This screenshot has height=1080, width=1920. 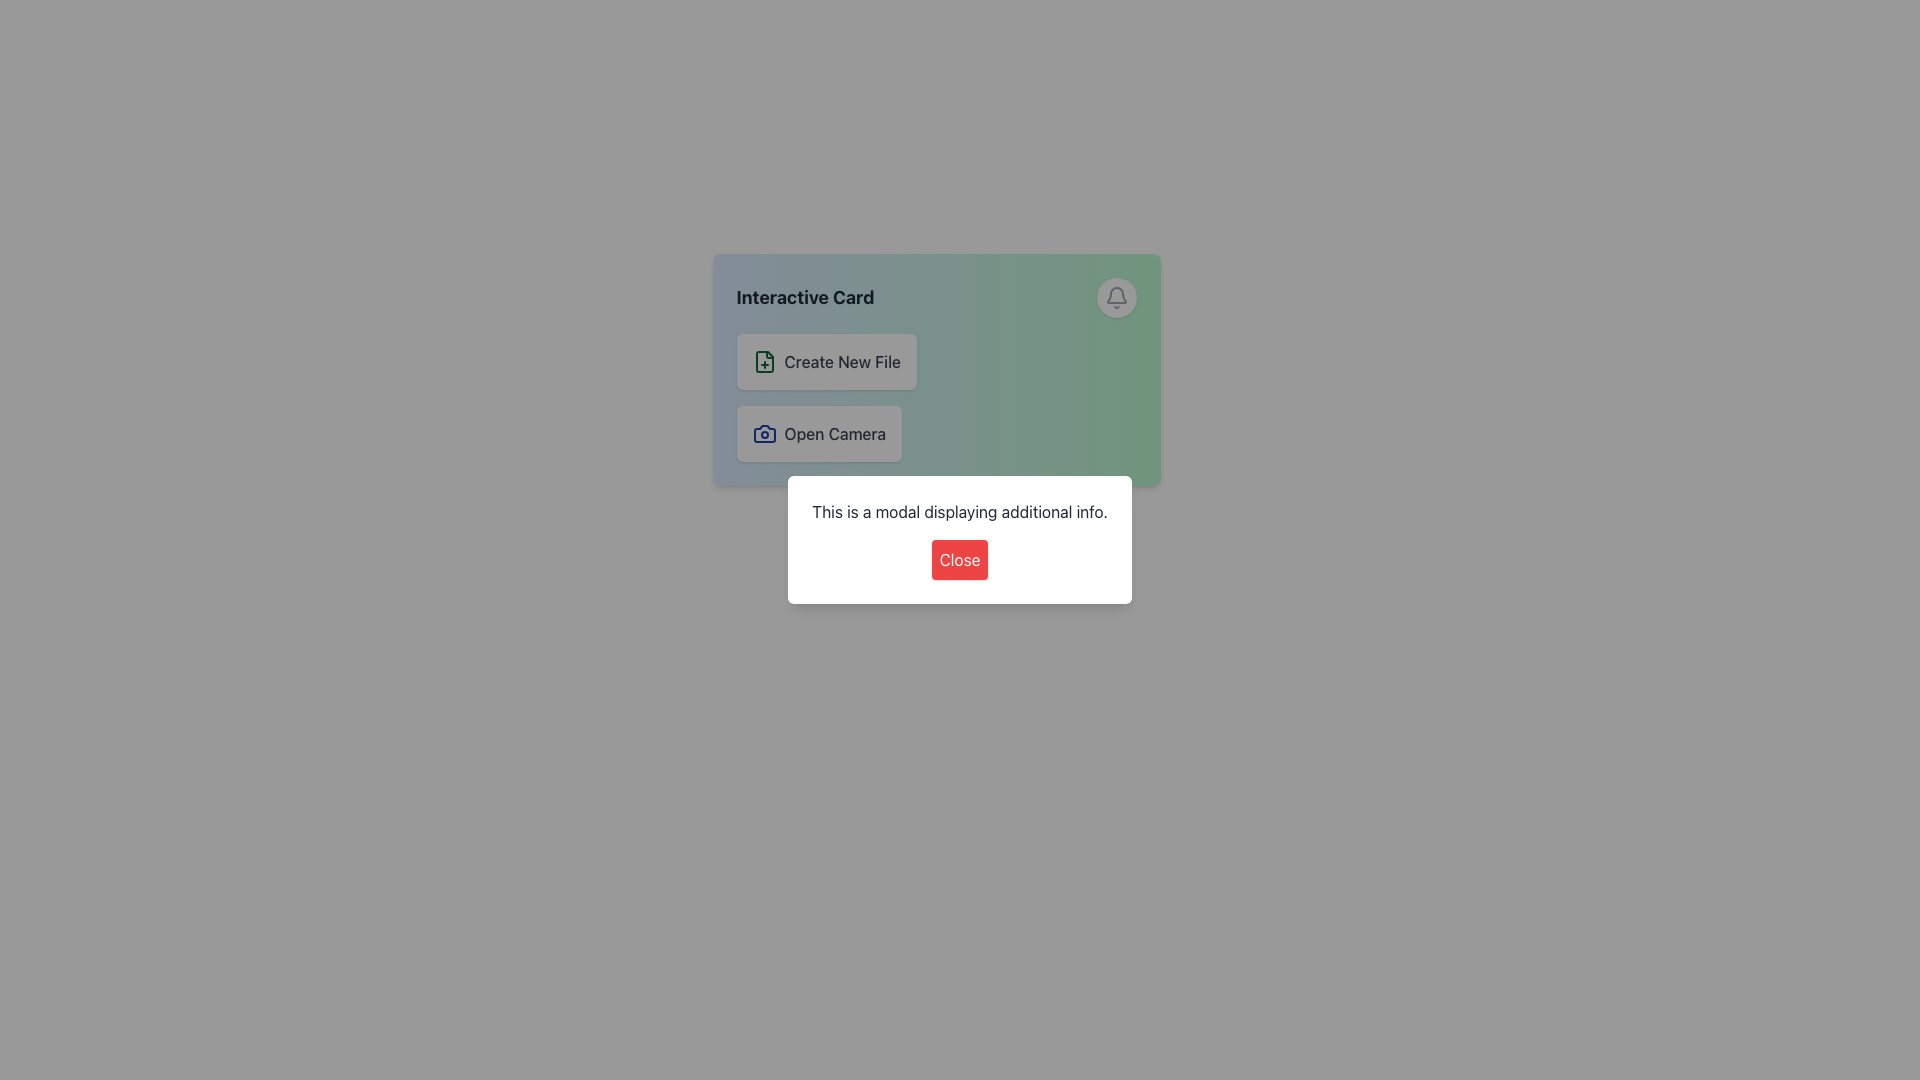 What do you see at coordinates (960, 540) in the screenshot?
I see `the 'Close' button of the modal dialog box, which is visually identified by its red color and labeled 'Close'` at bounding box center [960, 540].